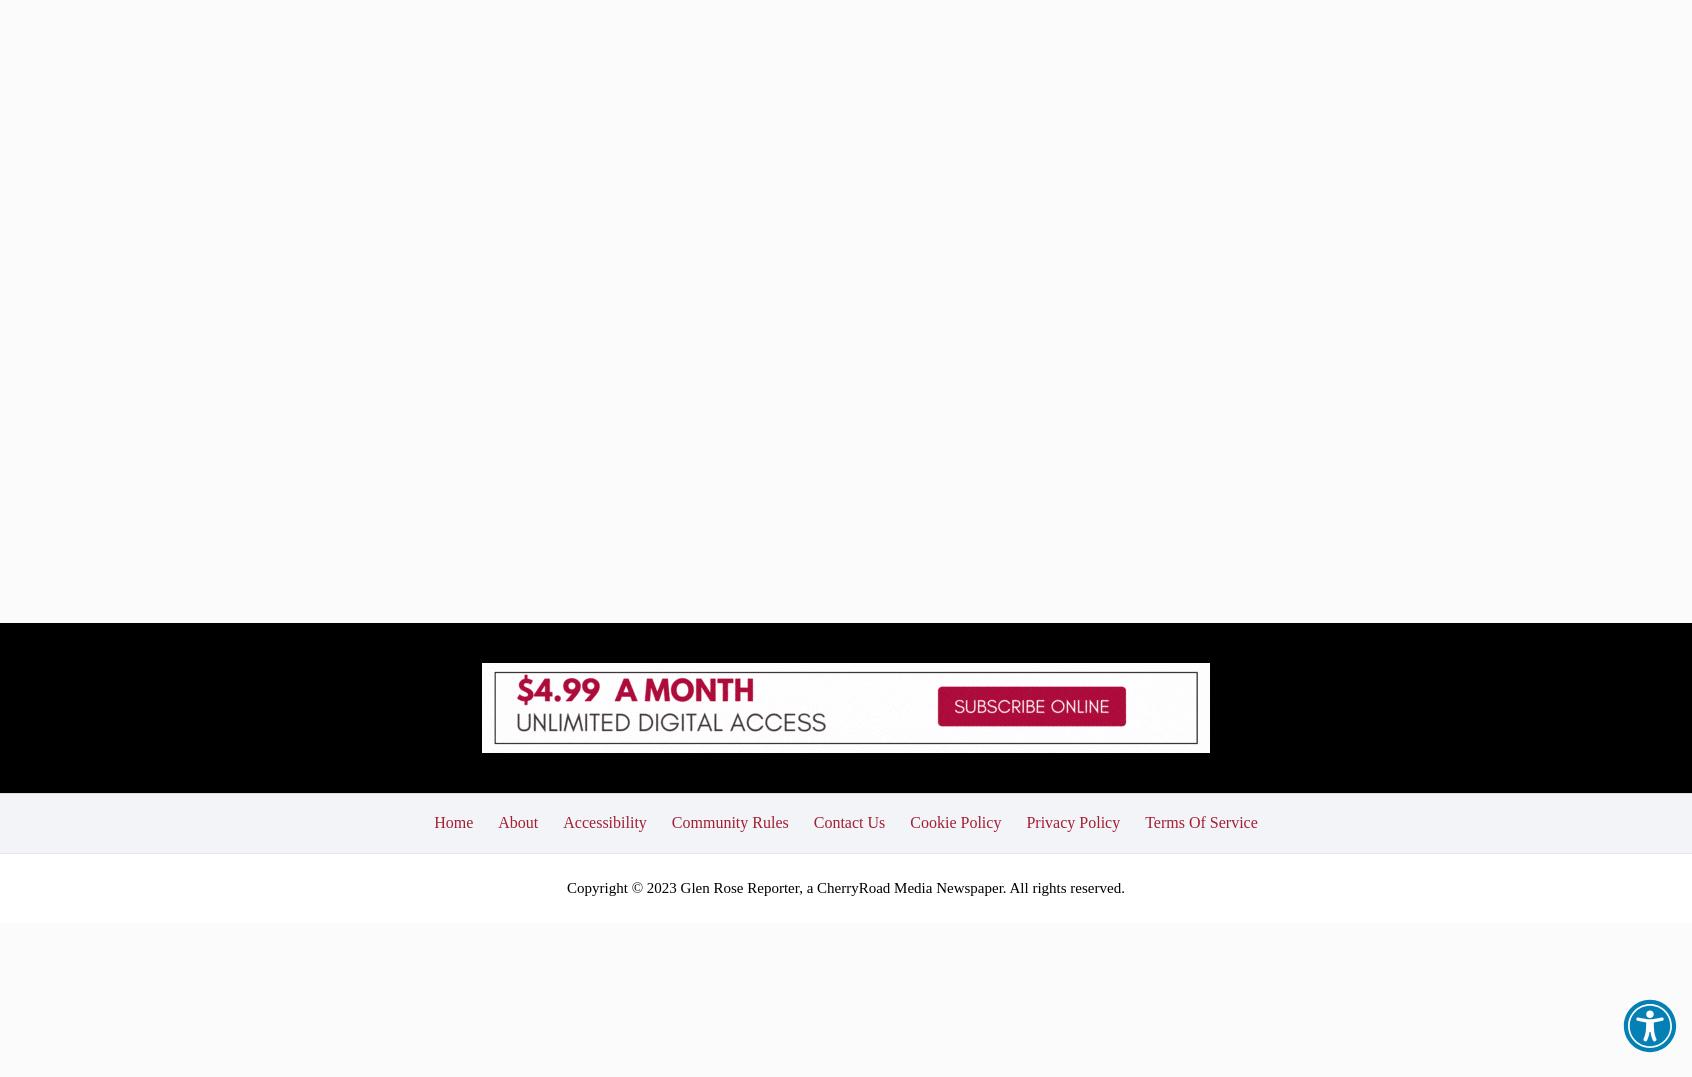 The height and width of the screenshot is (1077, 1692). I want to click on 'Privacy Policy', so click(1025, 674).